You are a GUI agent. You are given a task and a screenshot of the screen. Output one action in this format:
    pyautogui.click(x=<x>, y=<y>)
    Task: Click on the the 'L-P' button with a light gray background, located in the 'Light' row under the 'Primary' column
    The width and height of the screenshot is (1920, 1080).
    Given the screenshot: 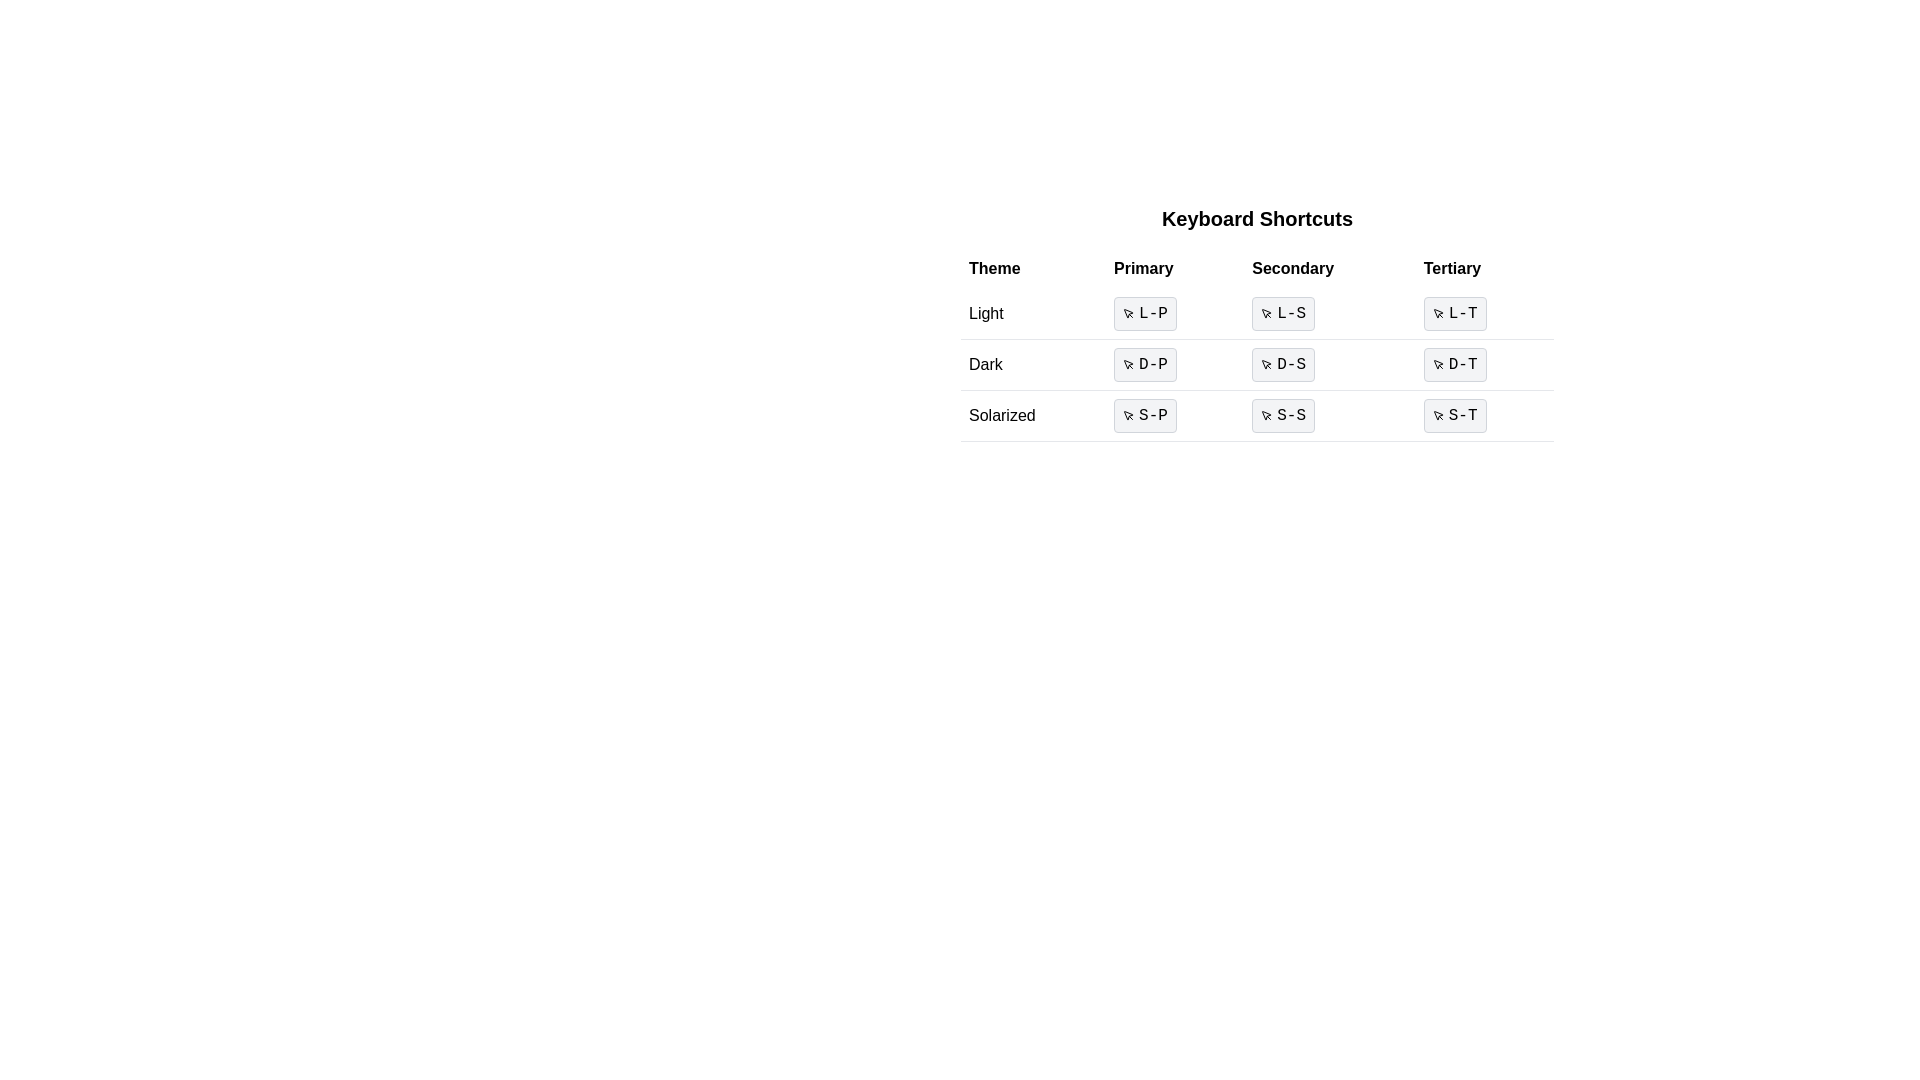 What is the action you would take?
    pyautogui.click(x=1175, y=313)
    